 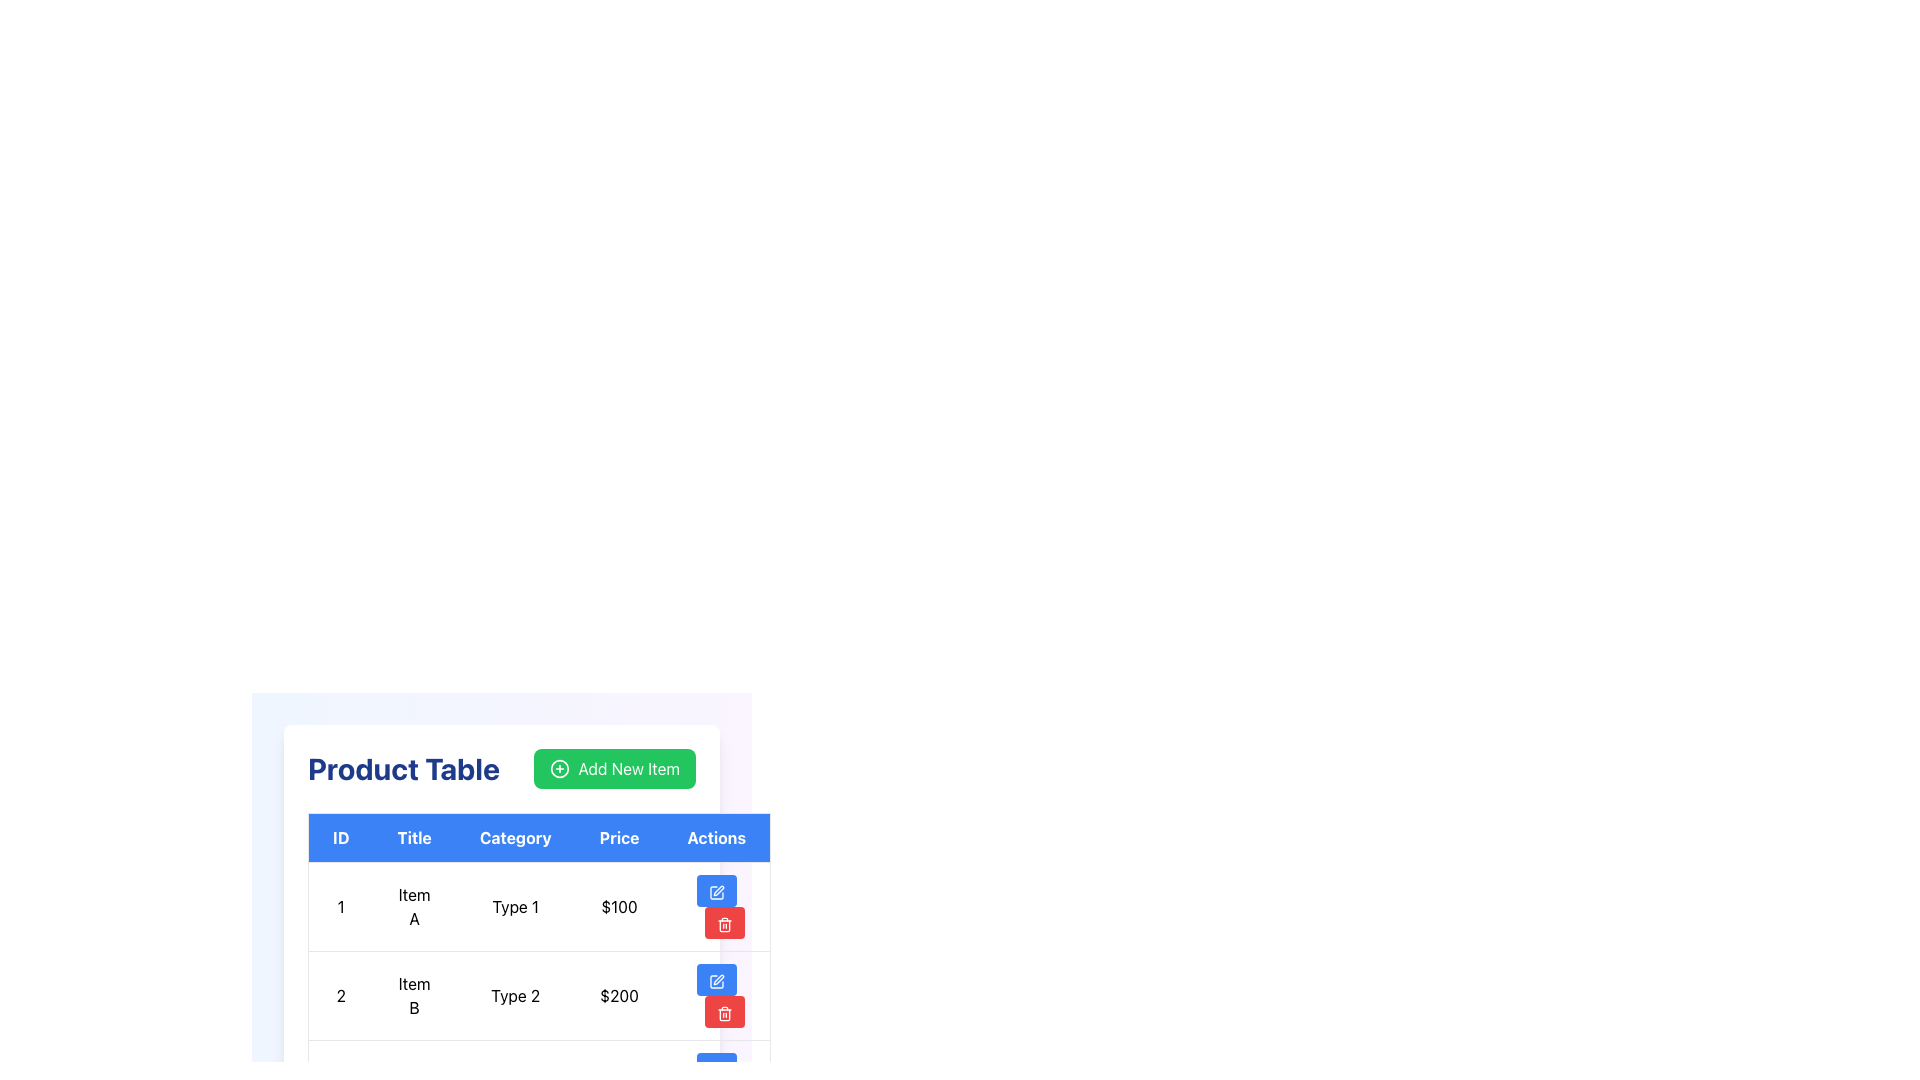 I want to click on the table cell in the second row, first column that serves as a row identifier for the item, so click(x=340, y=995).